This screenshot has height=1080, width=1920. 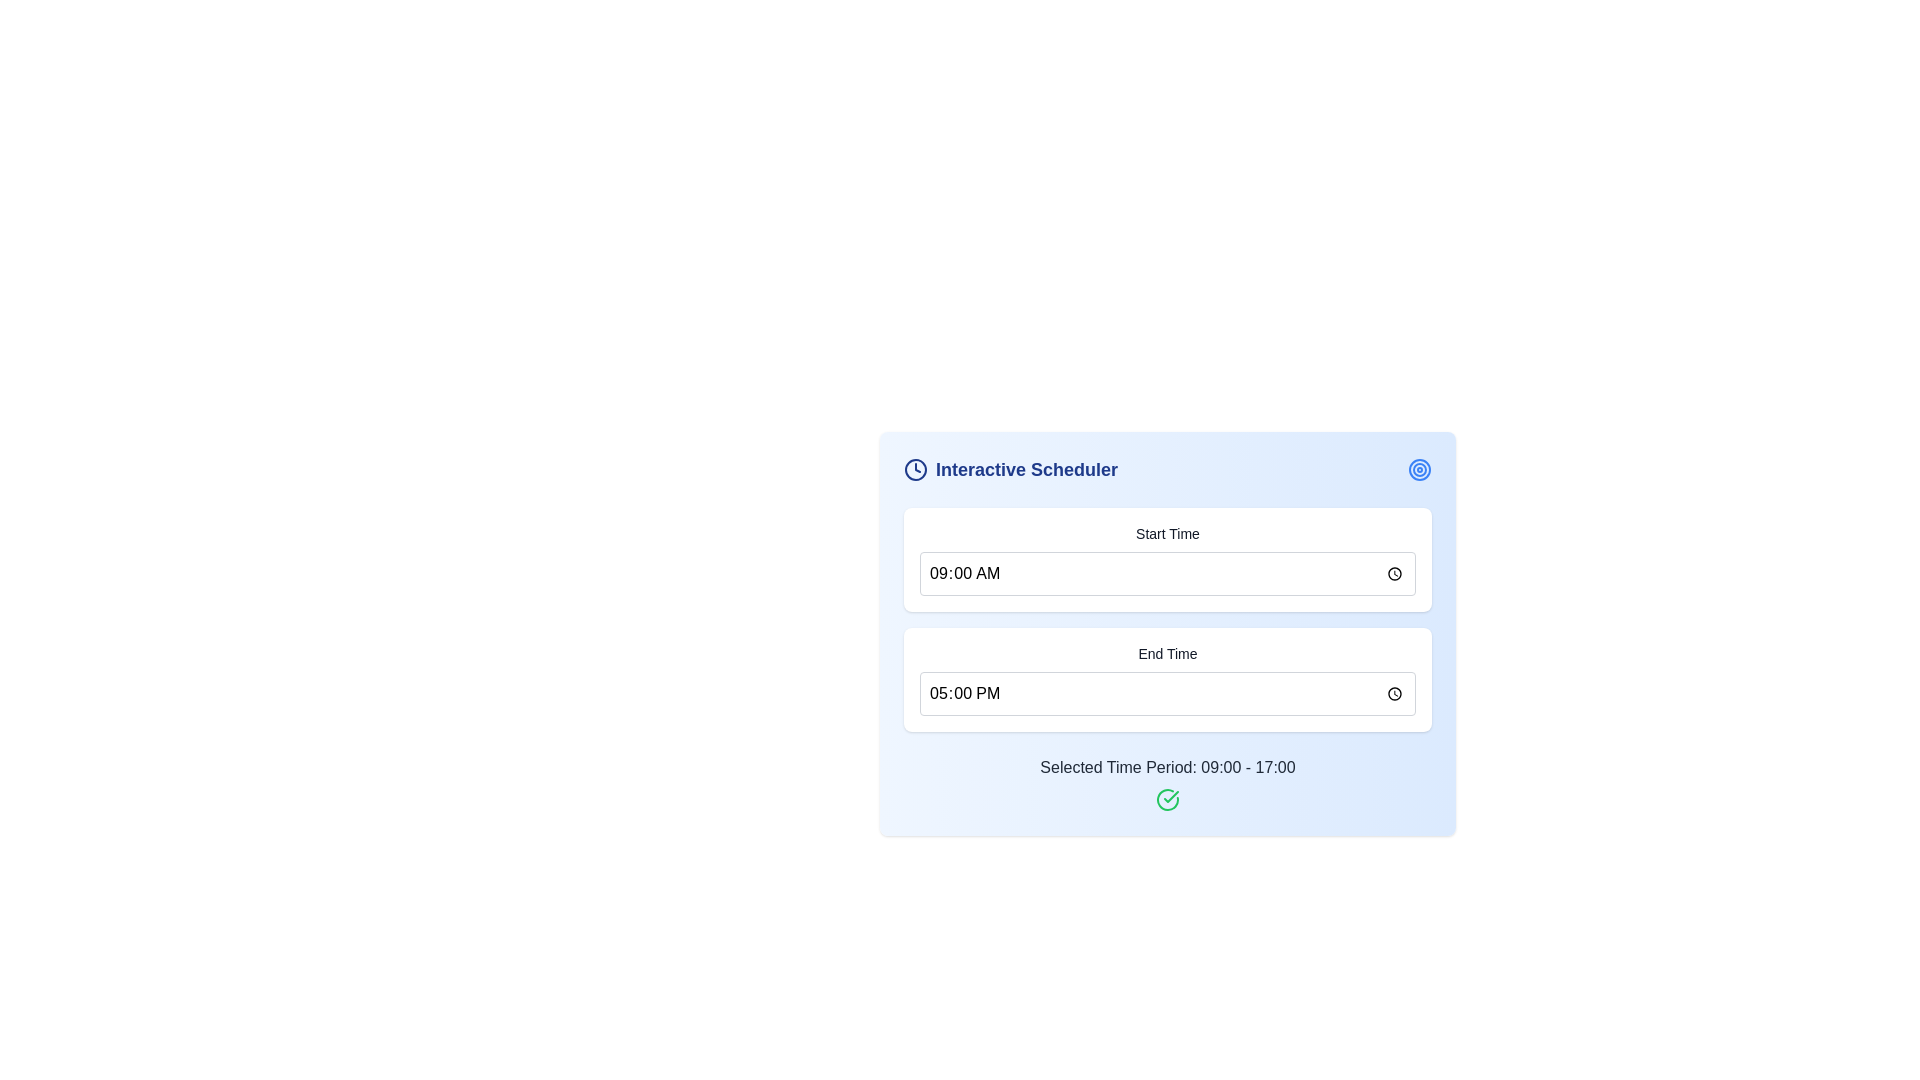 What do you see at coordinates (1167, 654) in the screenshot?
I see `the 'End Time' text label, which is a small-sized, bold-typed label displayed in dark-gray color, positioned above a time input field within a light-blue background card` at bounding box center [1167, 654].